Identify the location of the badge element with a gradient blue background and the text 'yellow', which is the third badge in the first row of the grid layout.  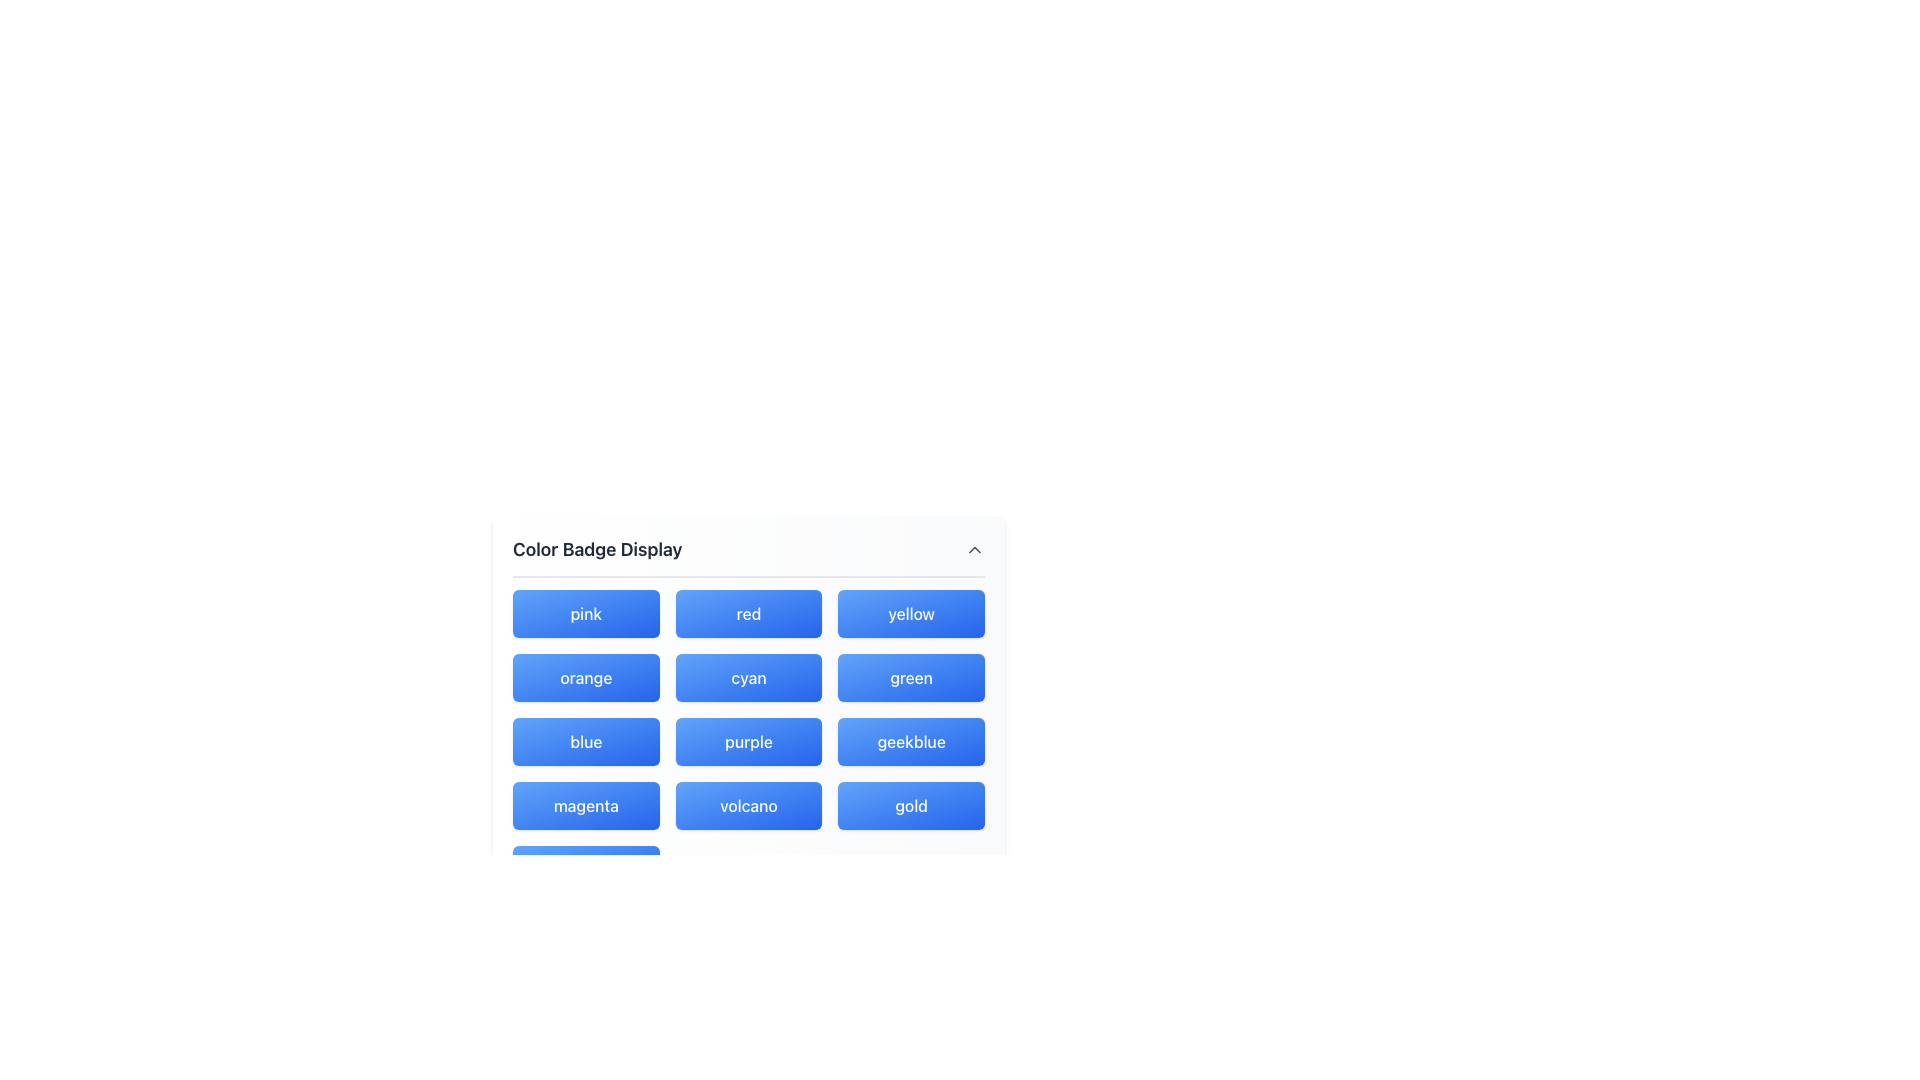
(910, 612).